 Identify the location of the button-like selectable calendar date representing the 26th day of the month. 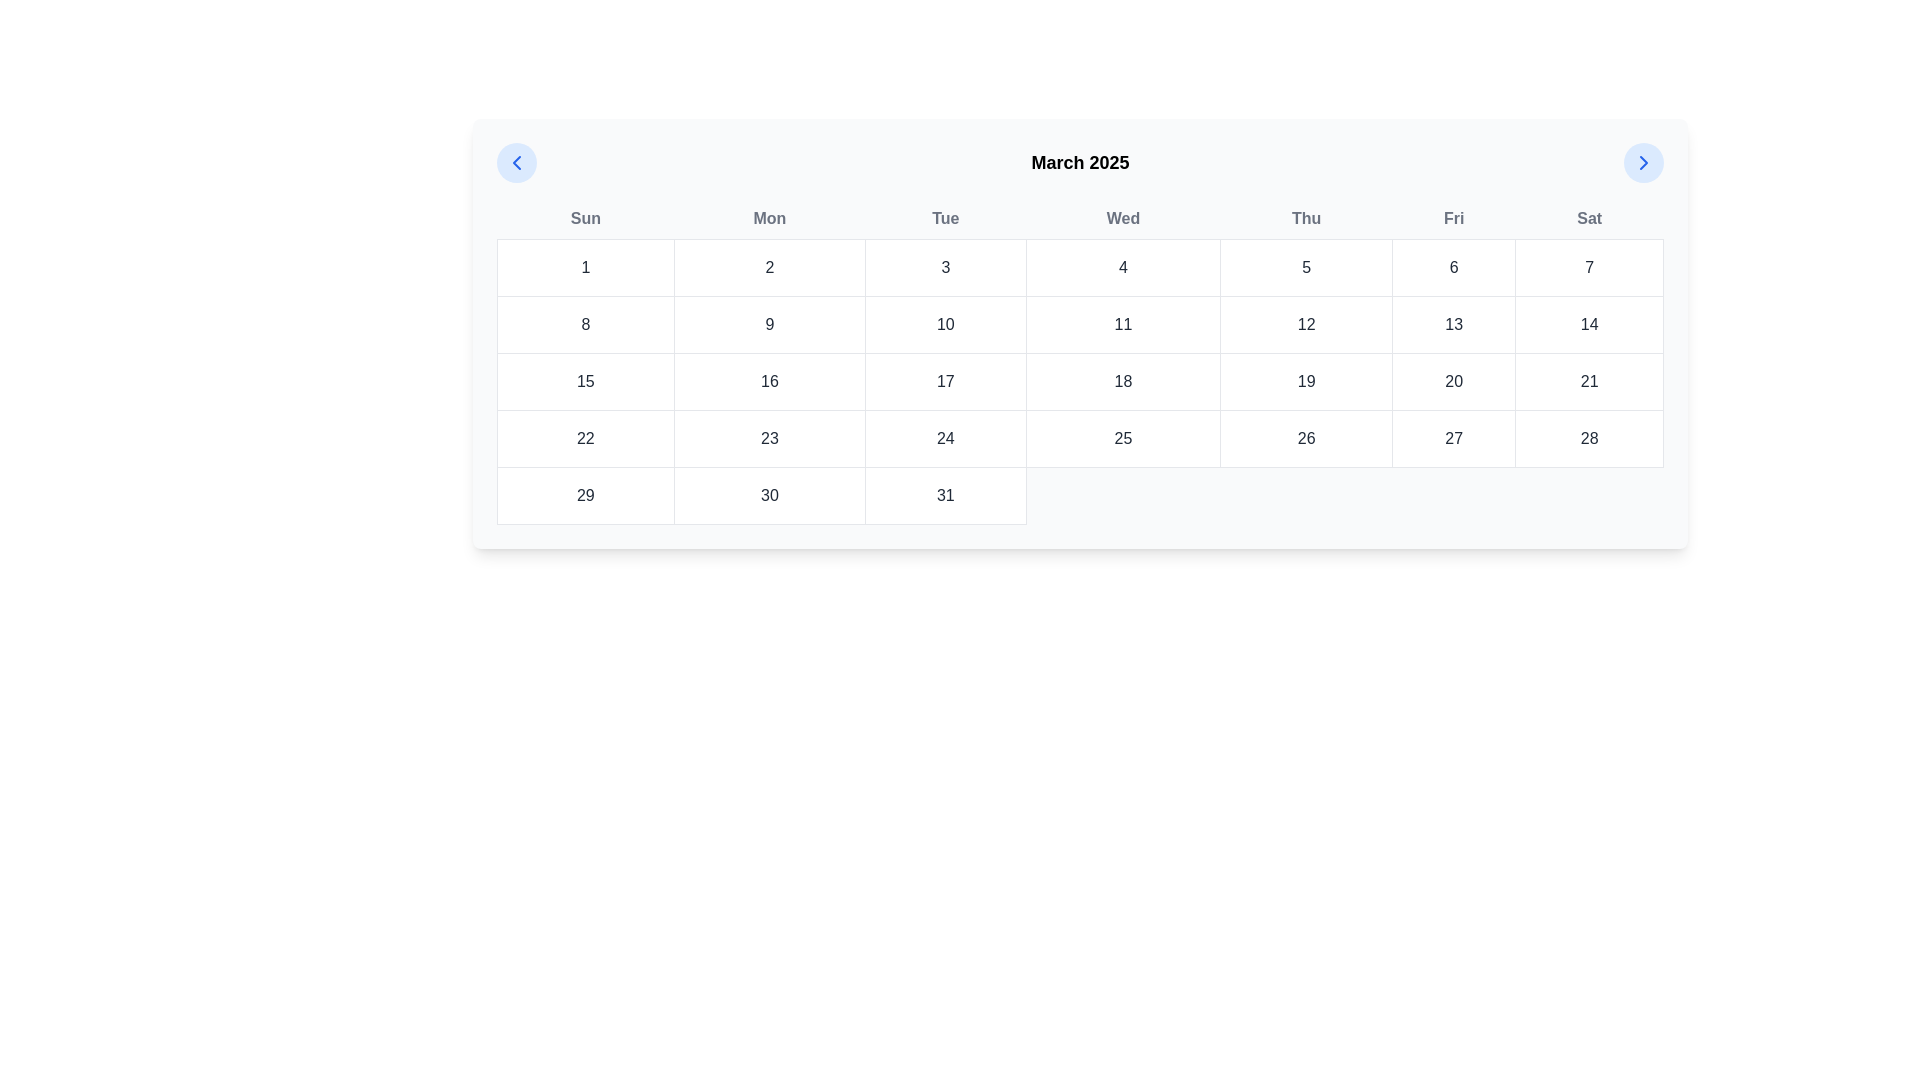
(1306, 438).